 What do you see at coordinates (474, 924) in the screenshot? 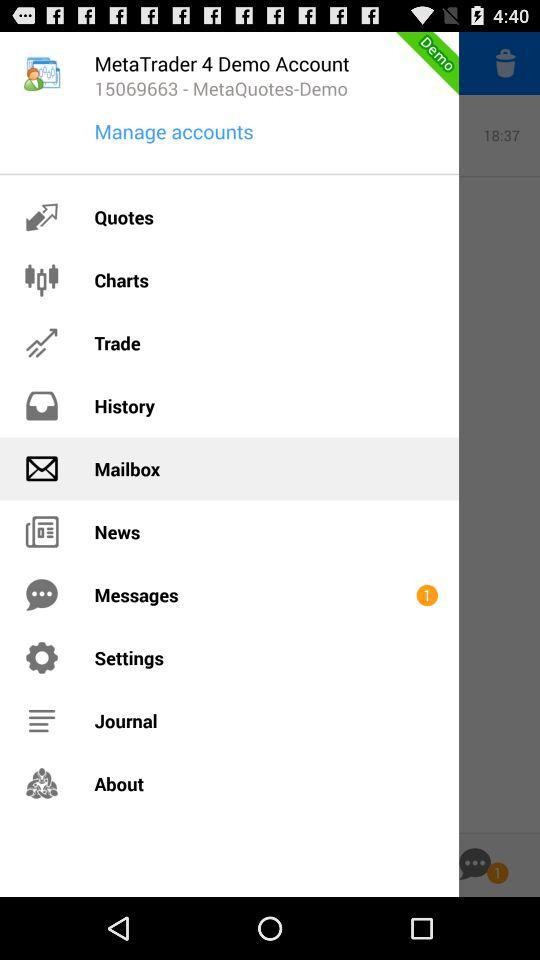
I see `the chat icon` at bounding box center [474, 924].